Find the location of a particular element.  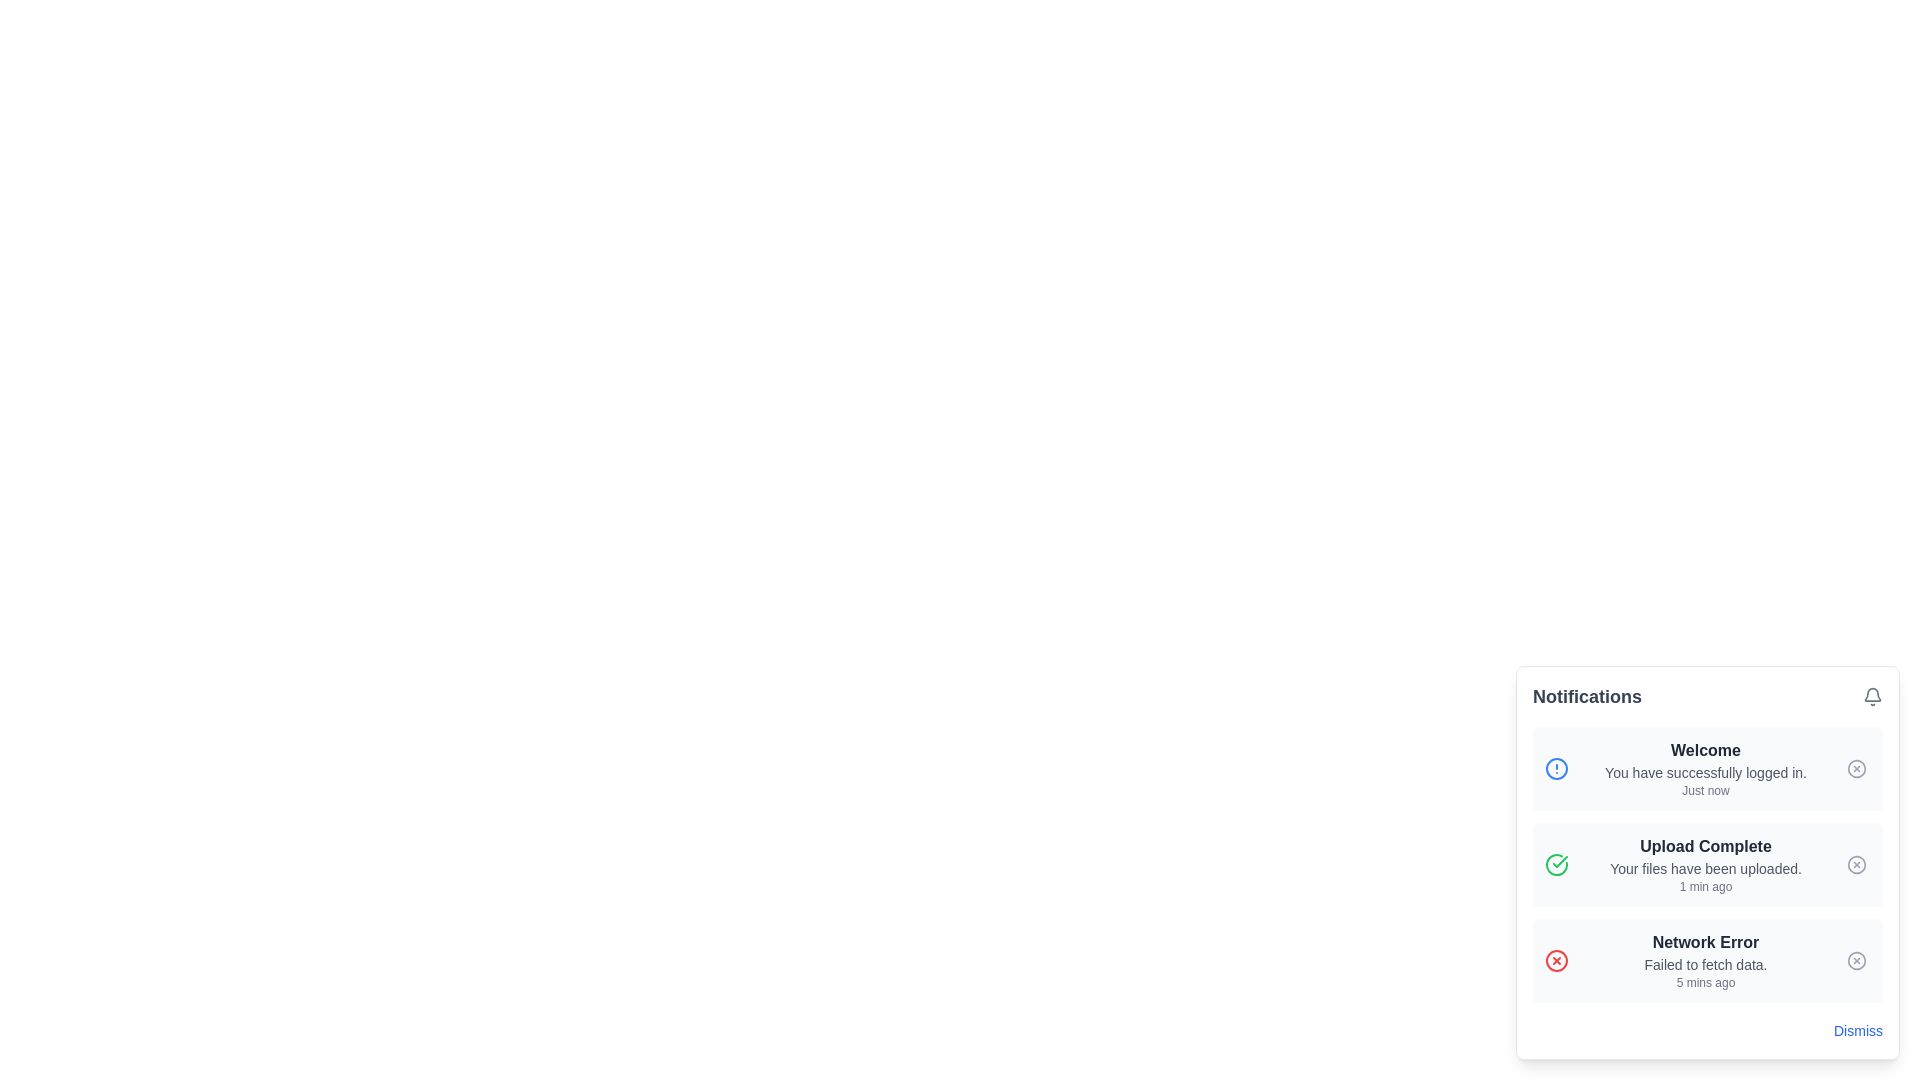

the upper body of the bell icon located in the top-right corner of the Notifications panel is located at coordinates (1871, 693).